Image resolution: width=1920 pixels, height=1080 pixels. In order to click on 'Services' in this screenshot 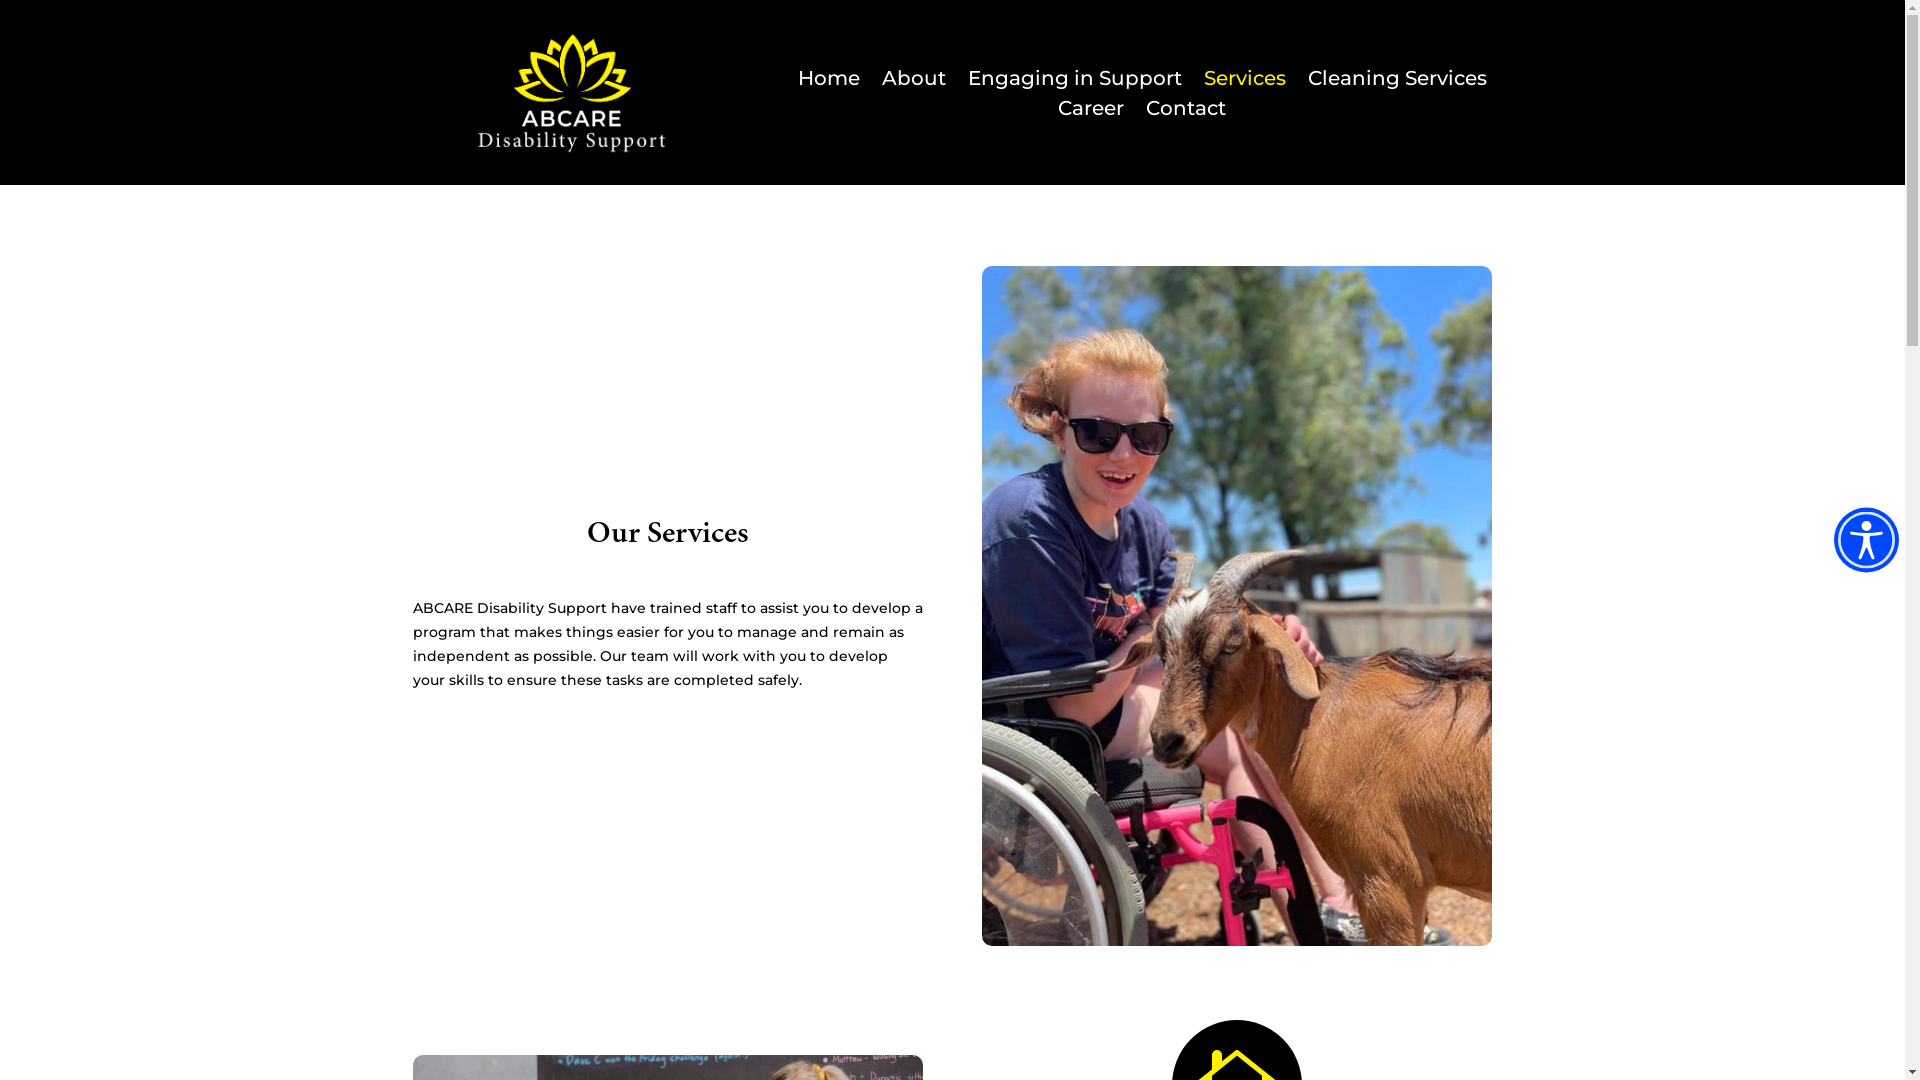, I will do `click(1203, 80)`.